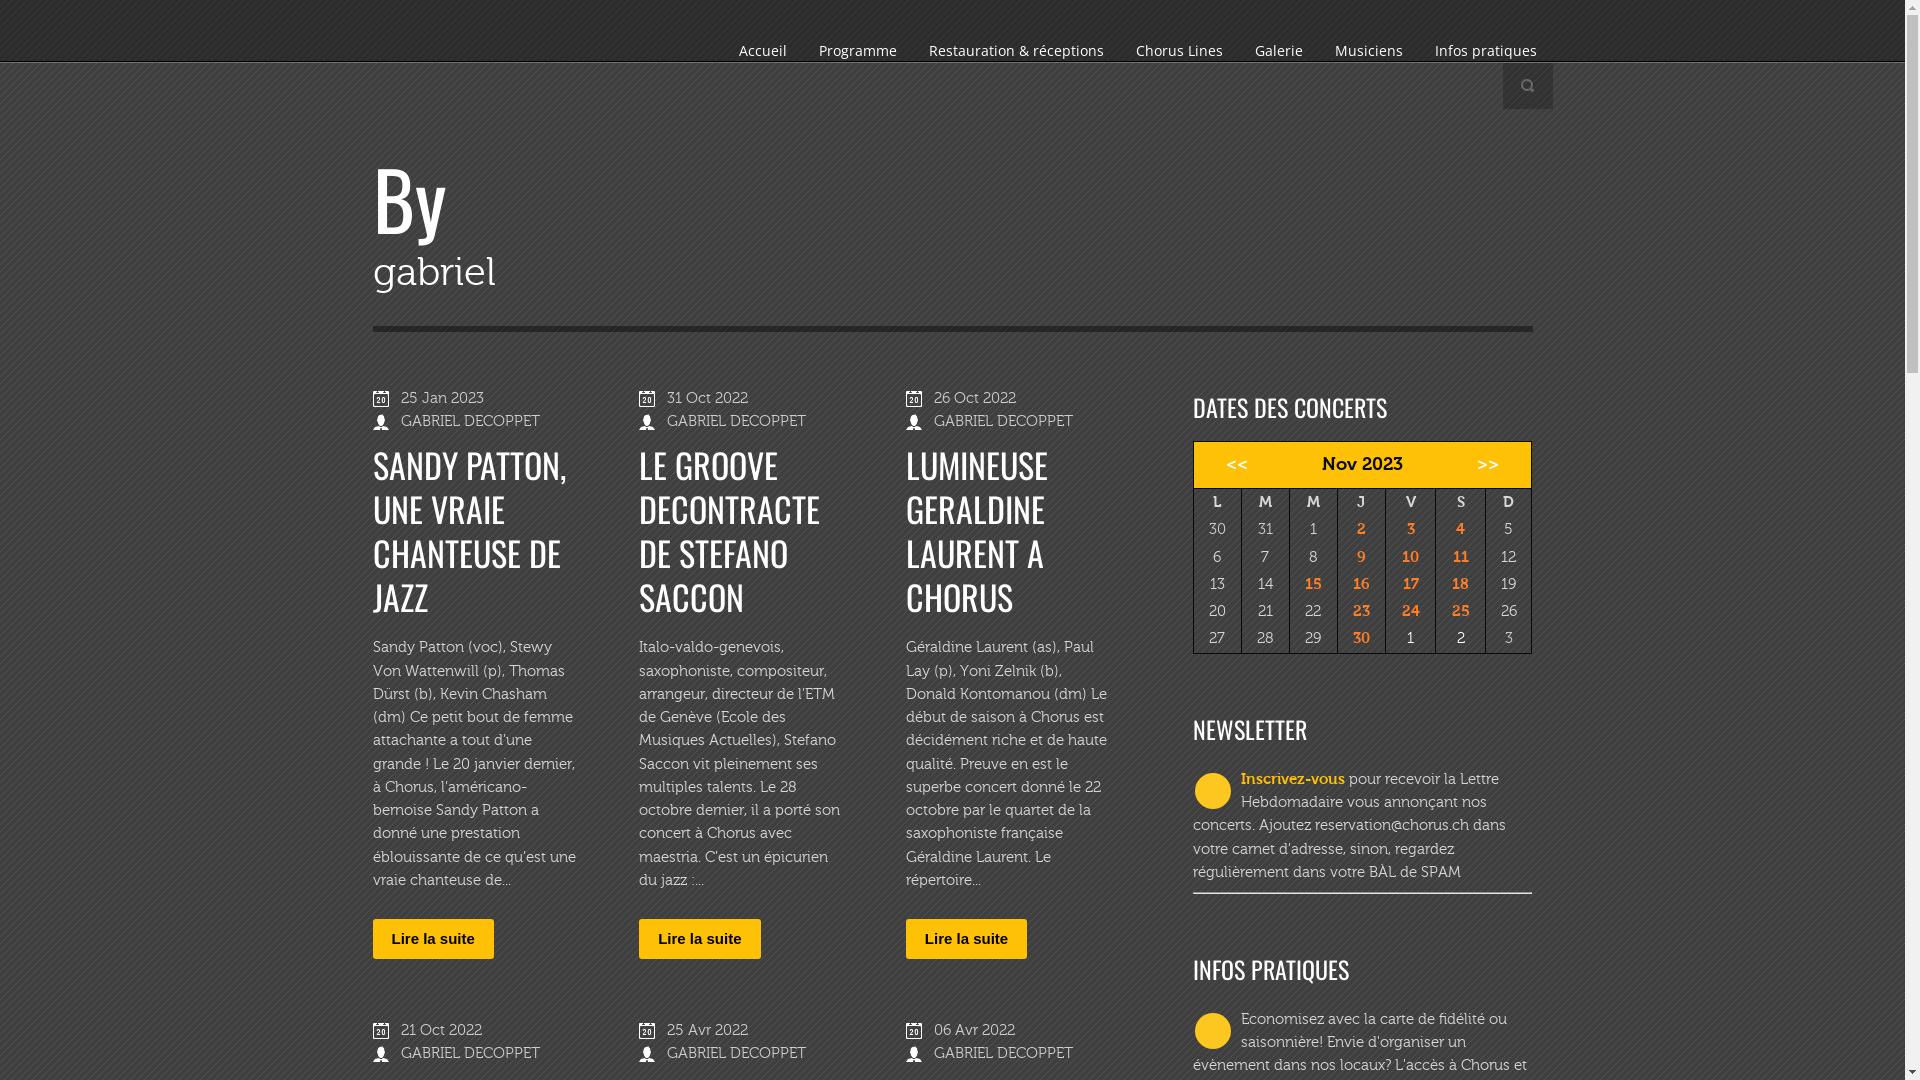 This screenshot has width=1920, height=1080. Describe the element at coordinates (1360, 527) in the screenshot. I see `'2'` at that location.